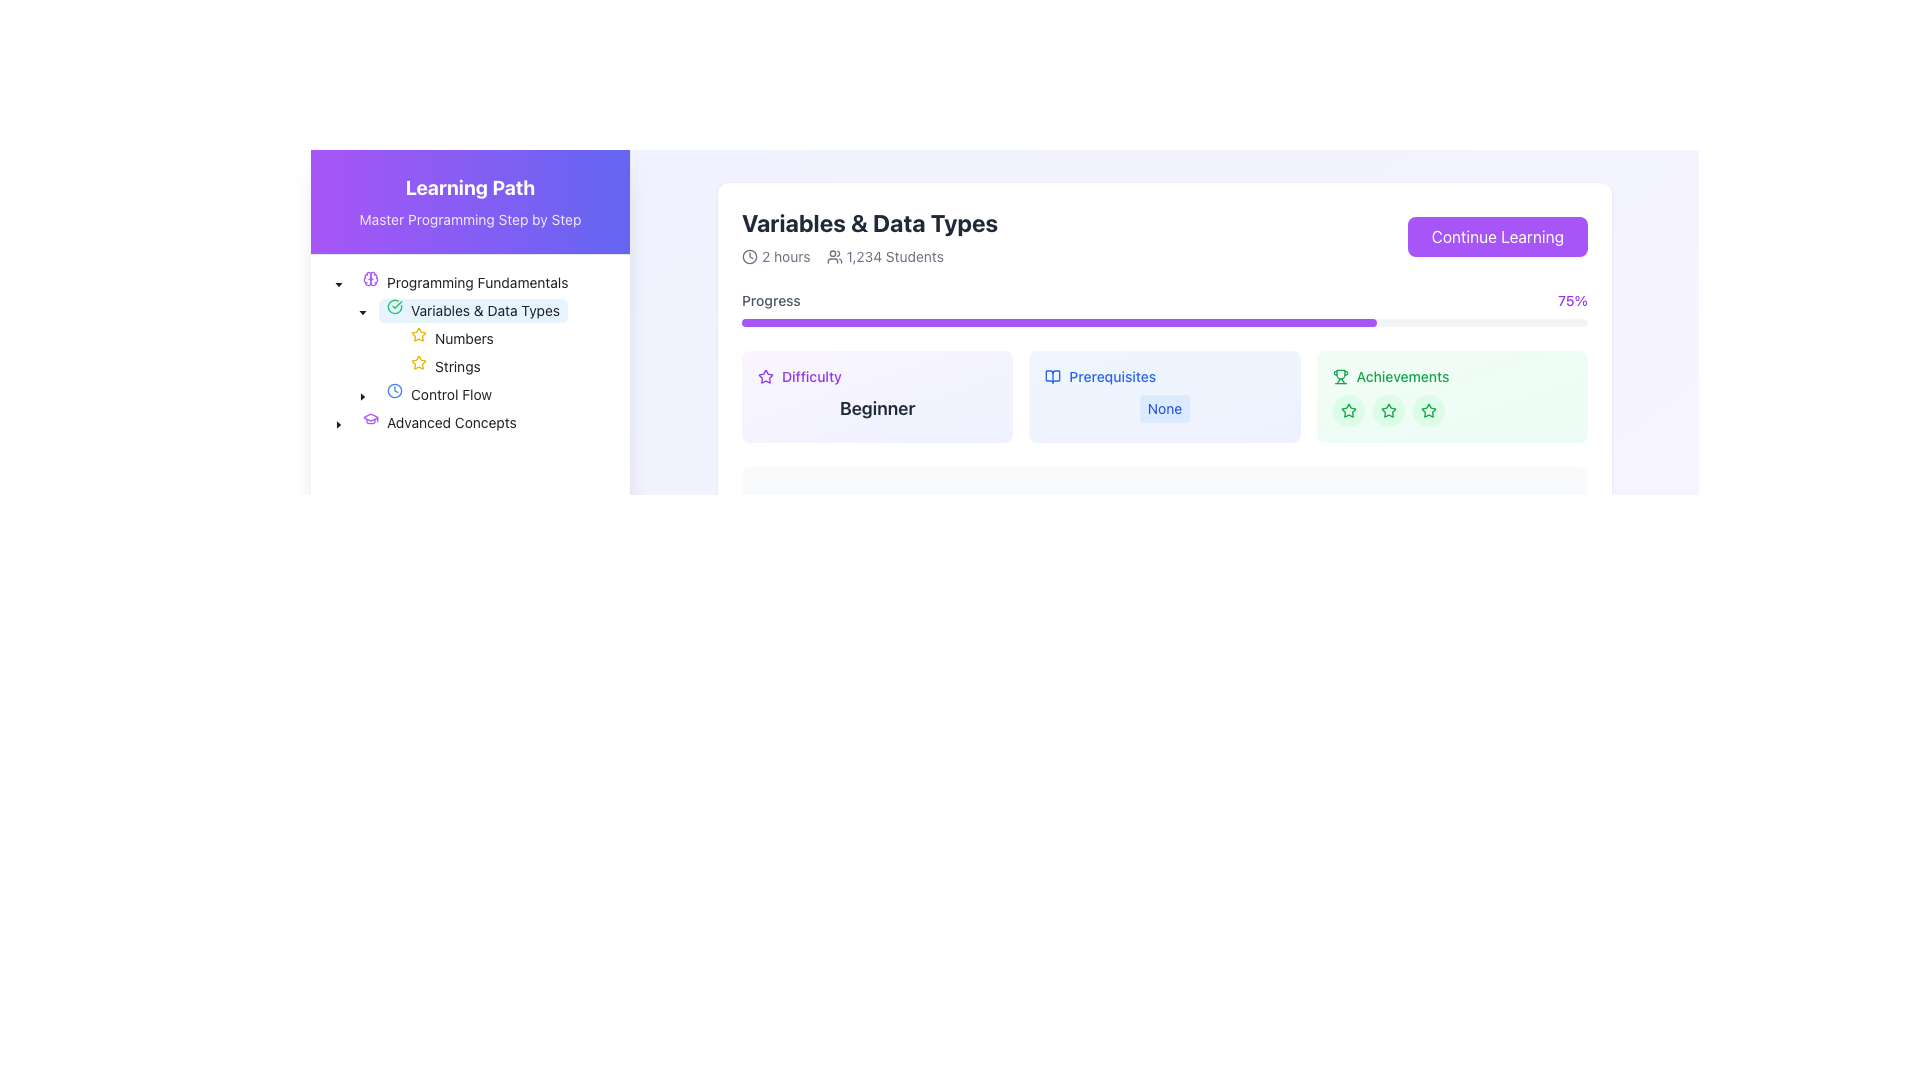  What do you see at coordinates (1111, 377) in the screenshot?
I see `the static text label displaying 'Prerequisites', which is styled in blue and located beside an icon resembling an open book, within the informational components under 'Variables & Data Types'` at bounding box center [1111, 377].